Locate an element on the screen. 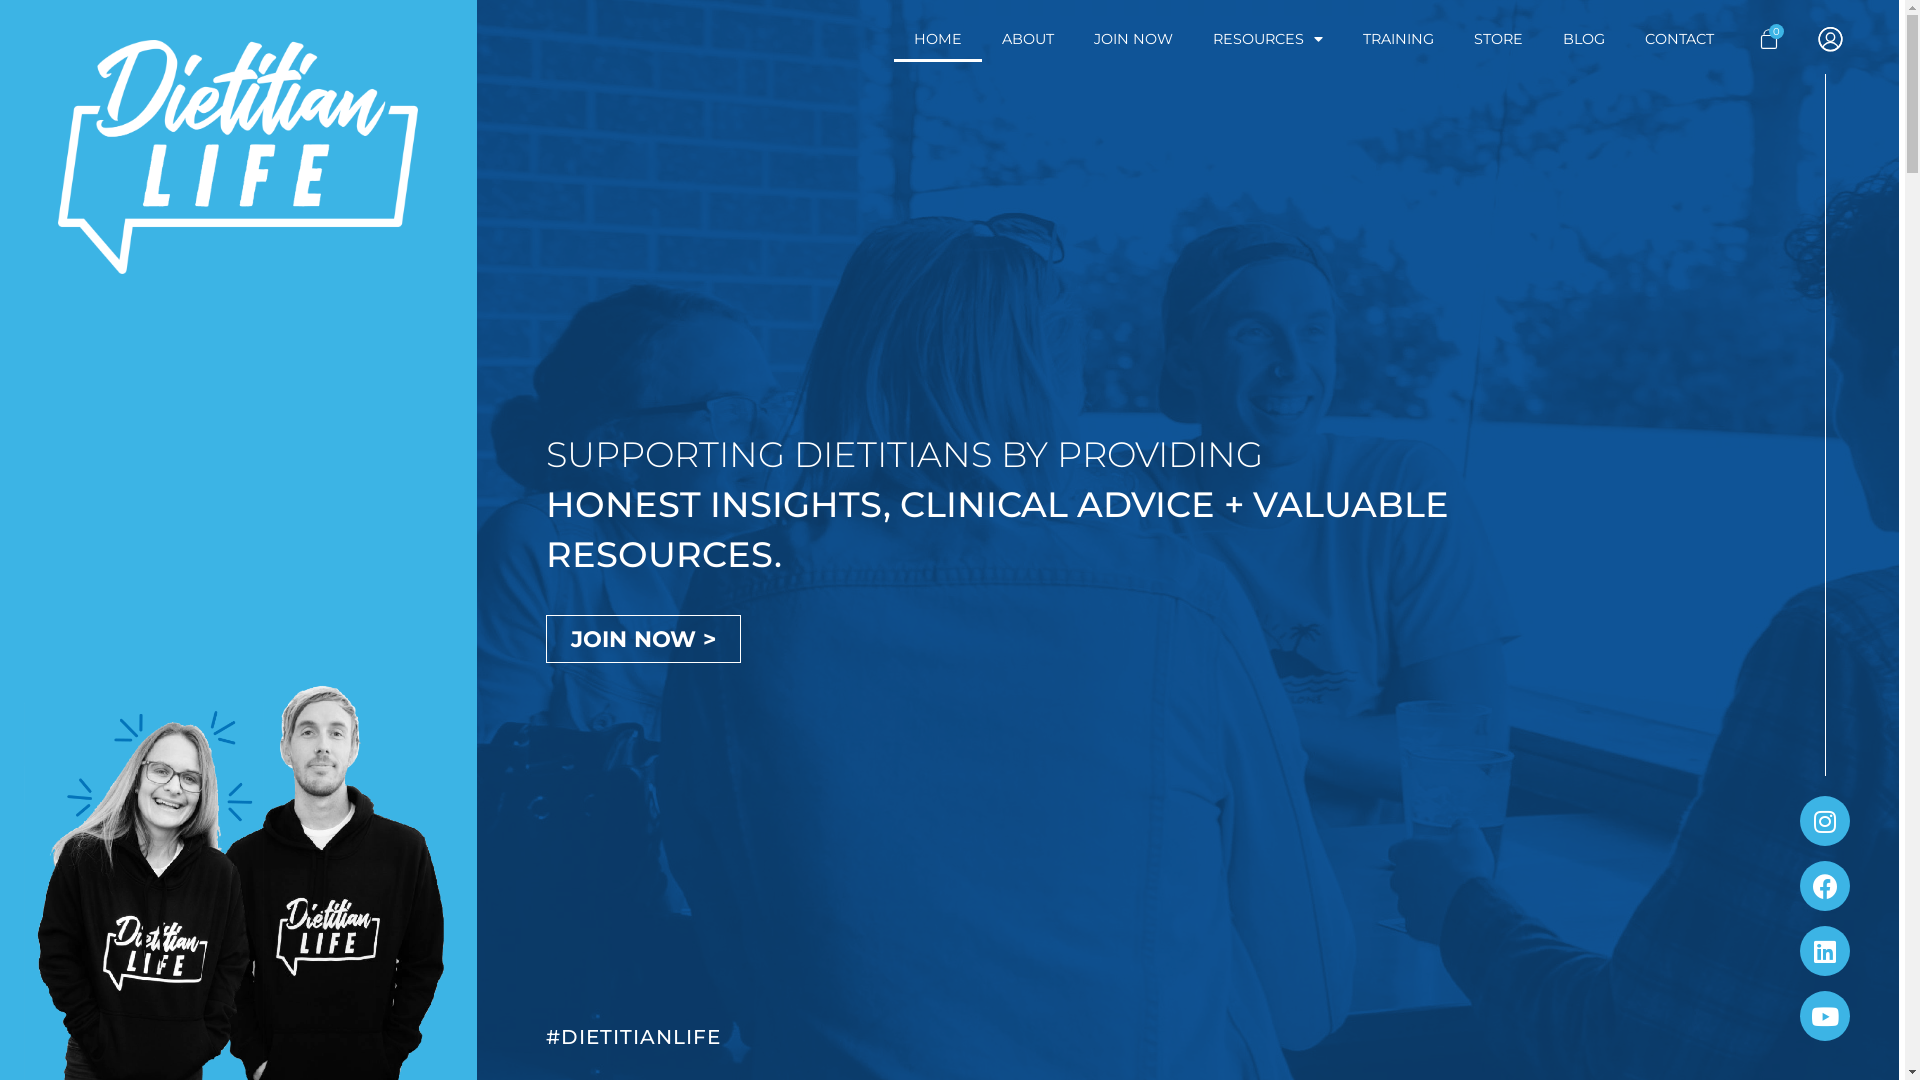 This screenshot has height=1080, width=1920. 'HOME' is located at coordinates (936, 38).